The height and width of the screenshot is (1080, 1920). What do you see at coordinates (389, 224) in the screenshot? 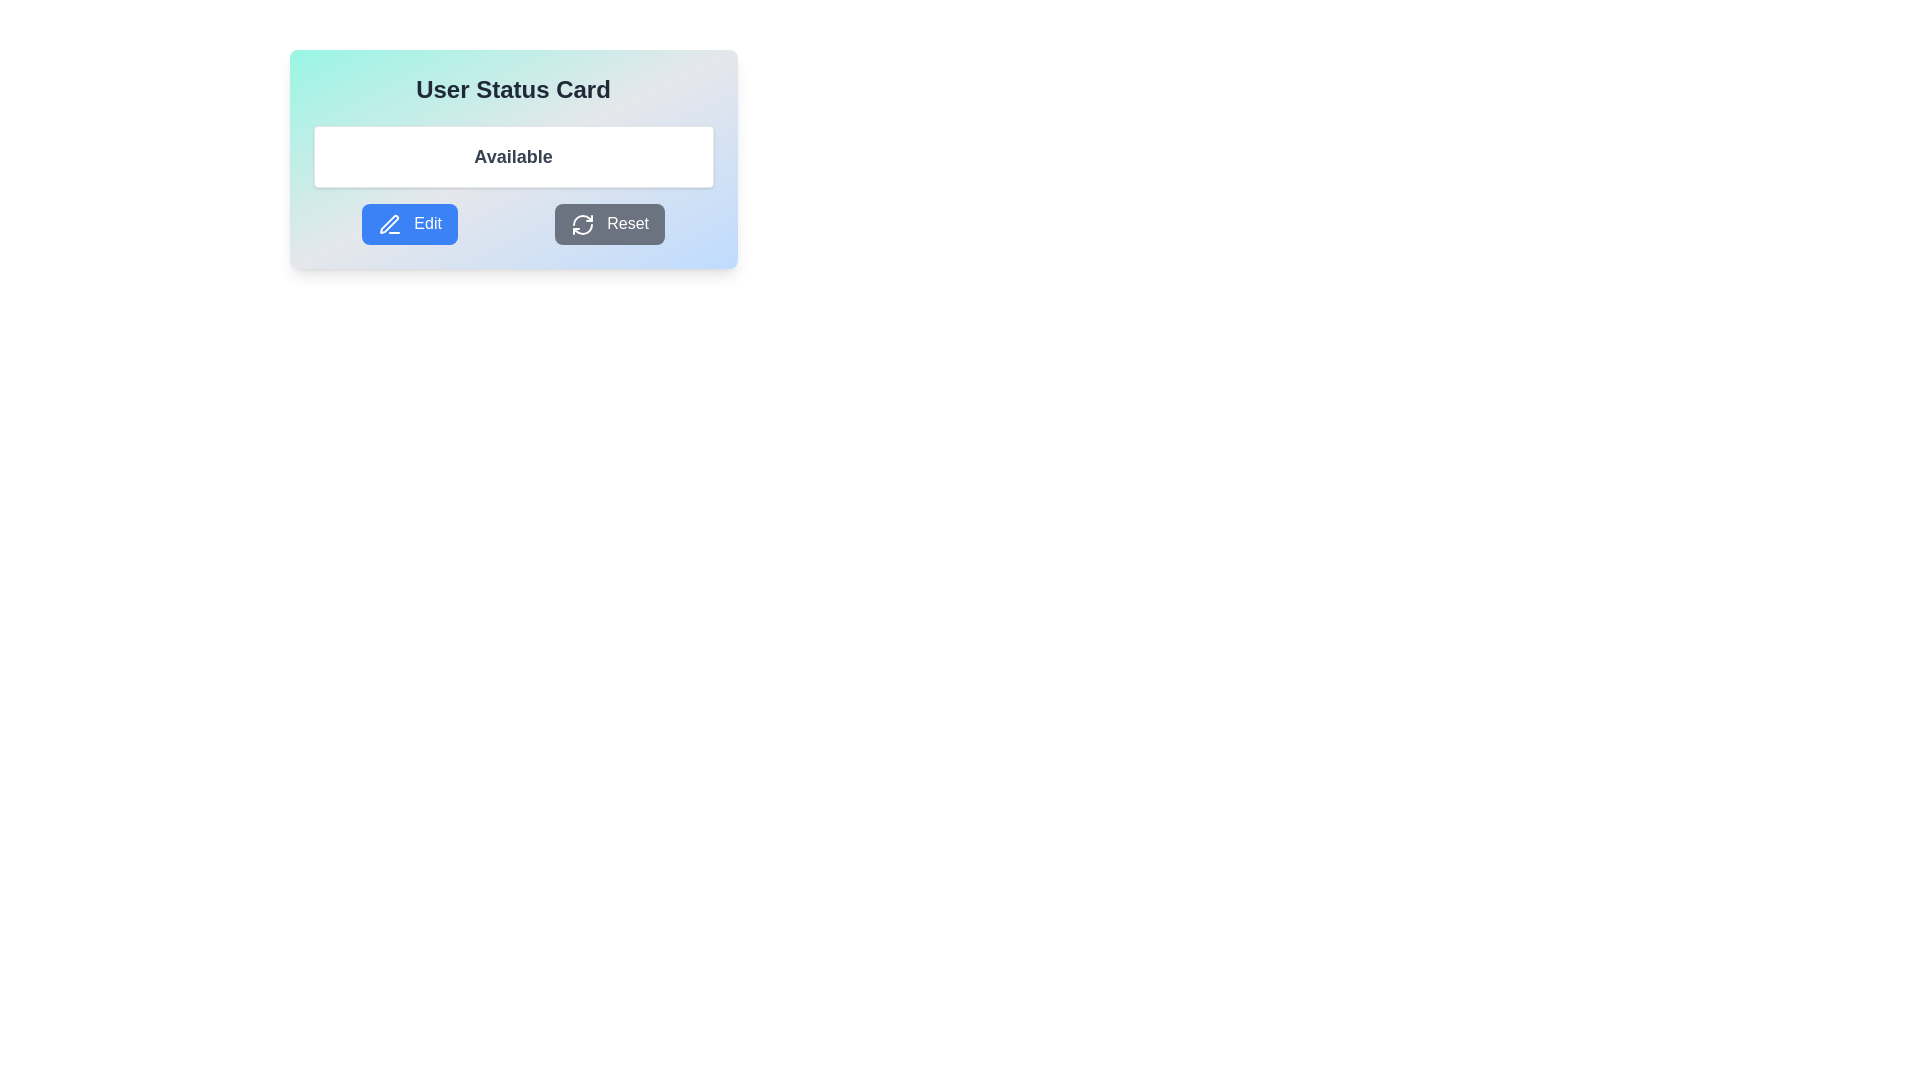
I see `the 'Edit' button featuring a pen icon` at bounding box center [389, 224].